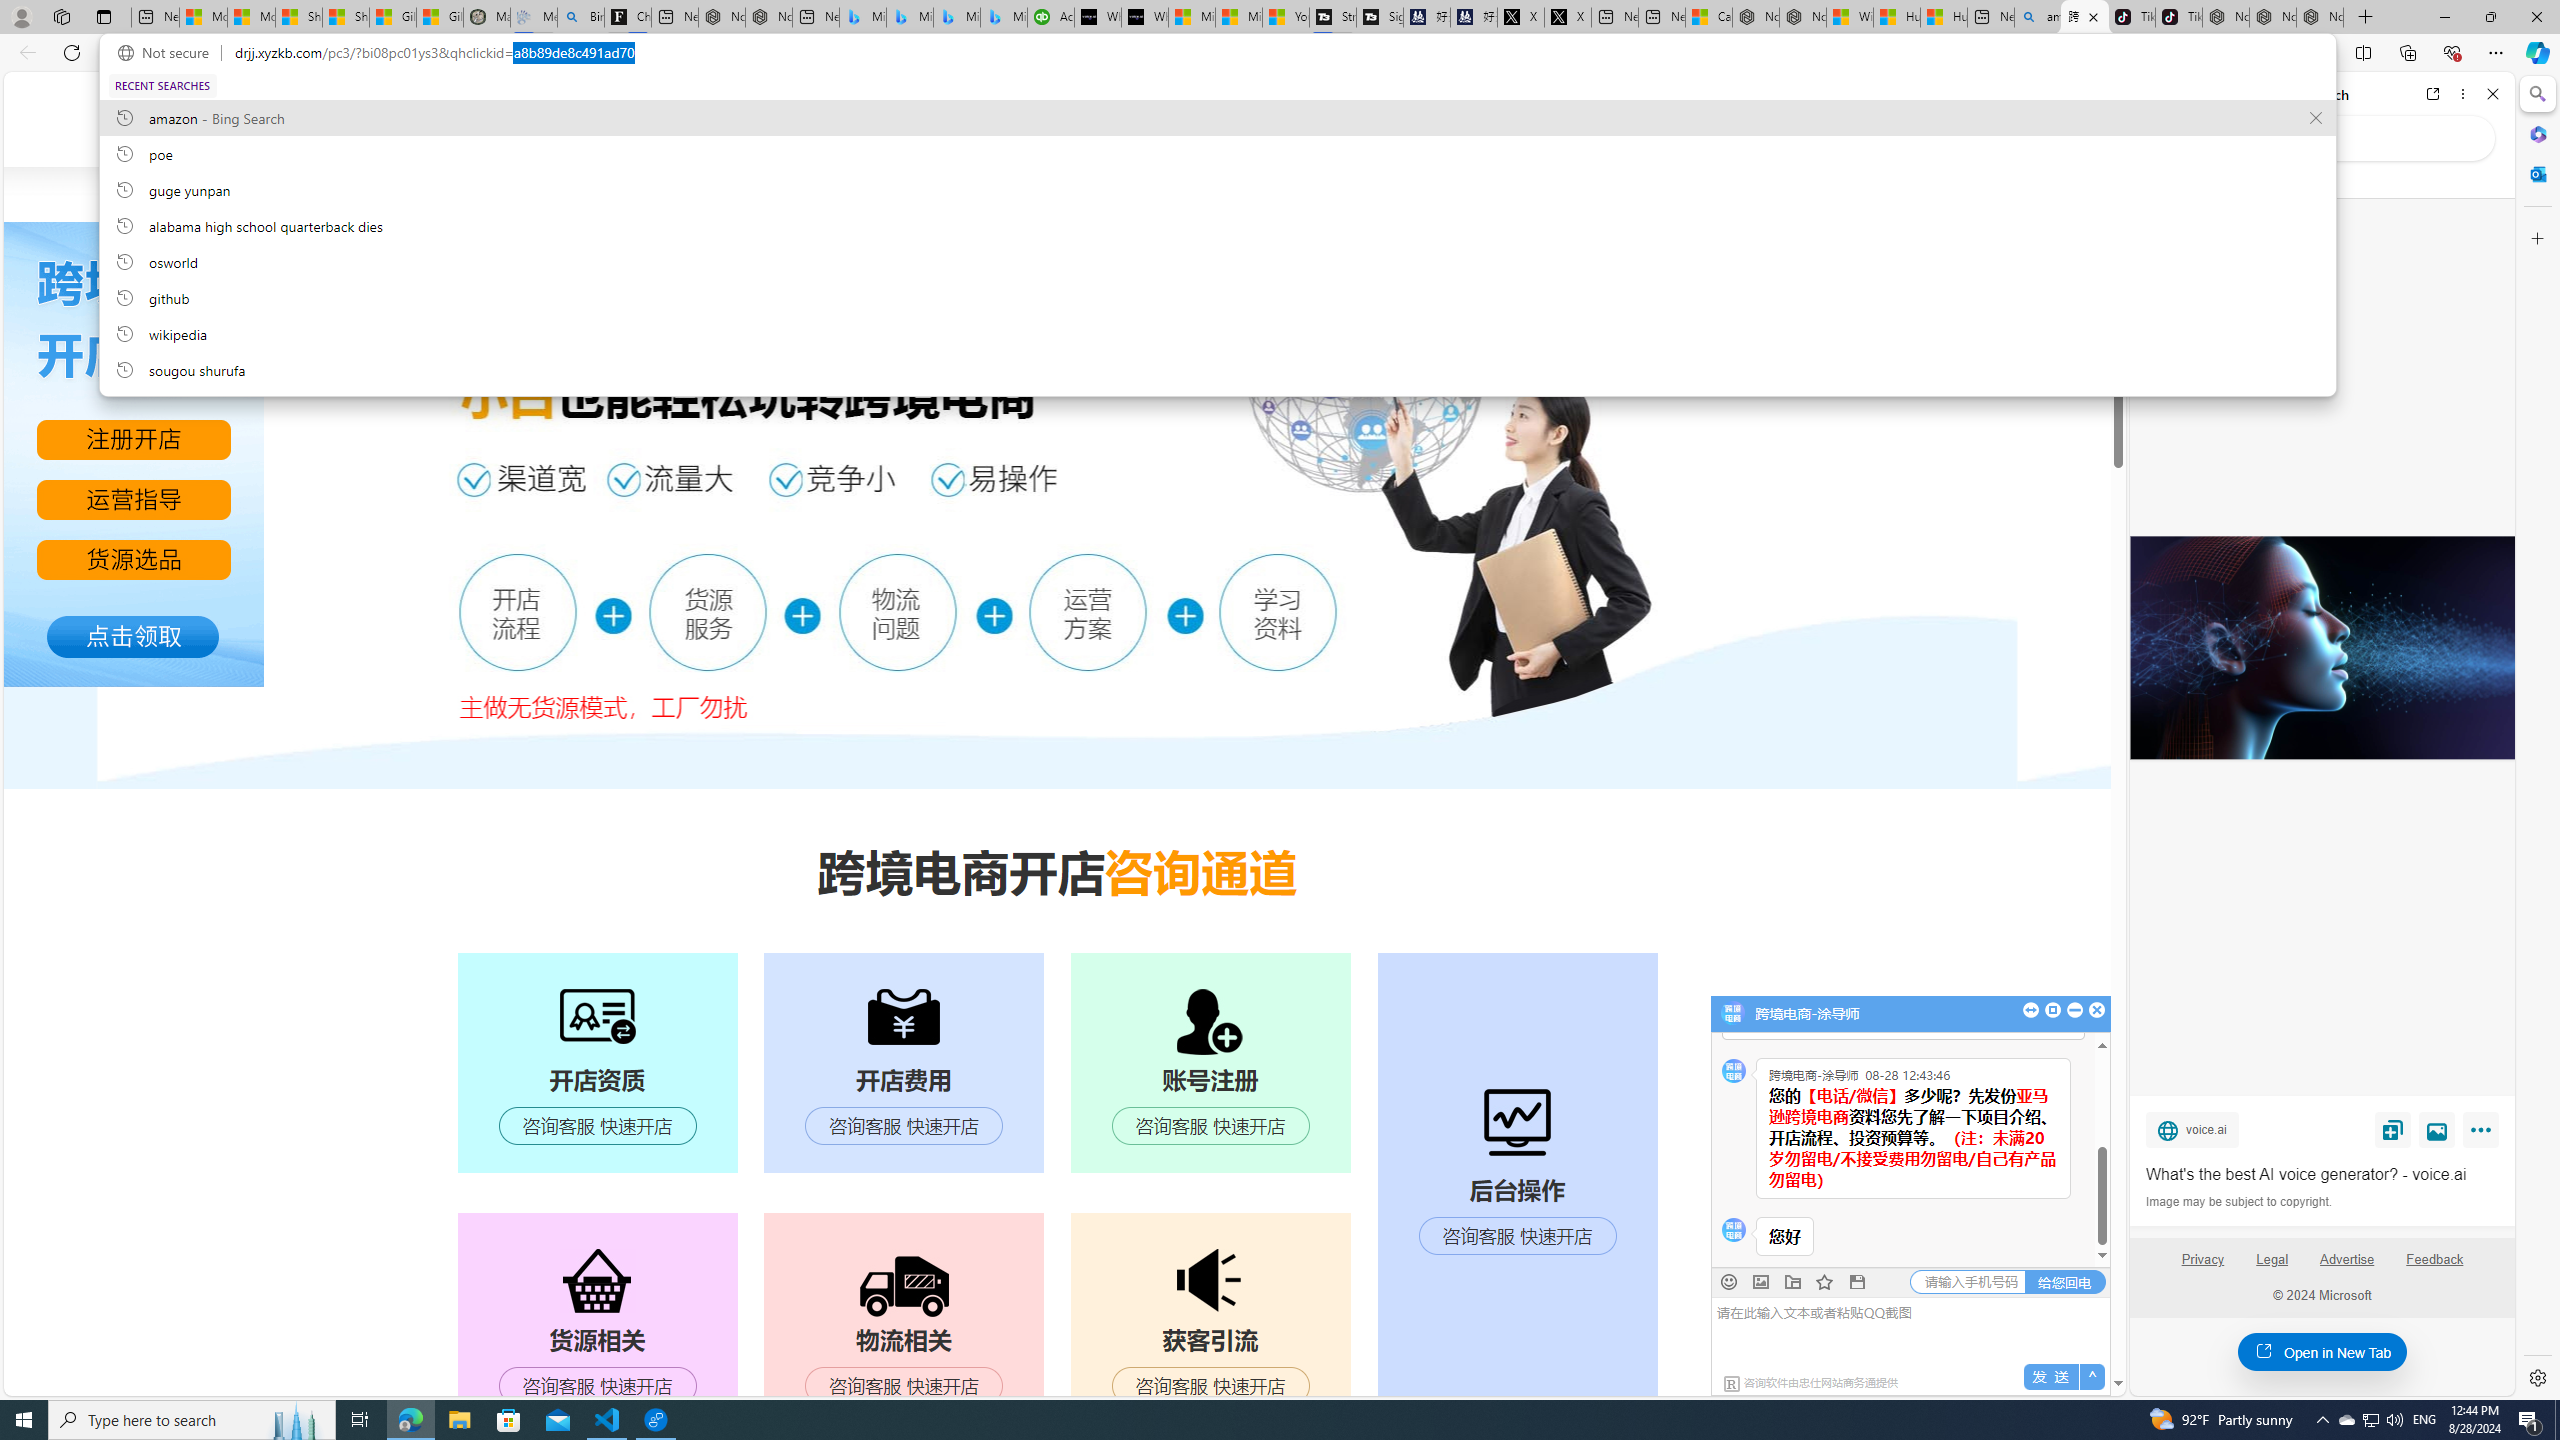  What do you see at coordinates (2162, 180) in the screenshot?
I see `'Web scope'` at bounding box center [2162, 180].